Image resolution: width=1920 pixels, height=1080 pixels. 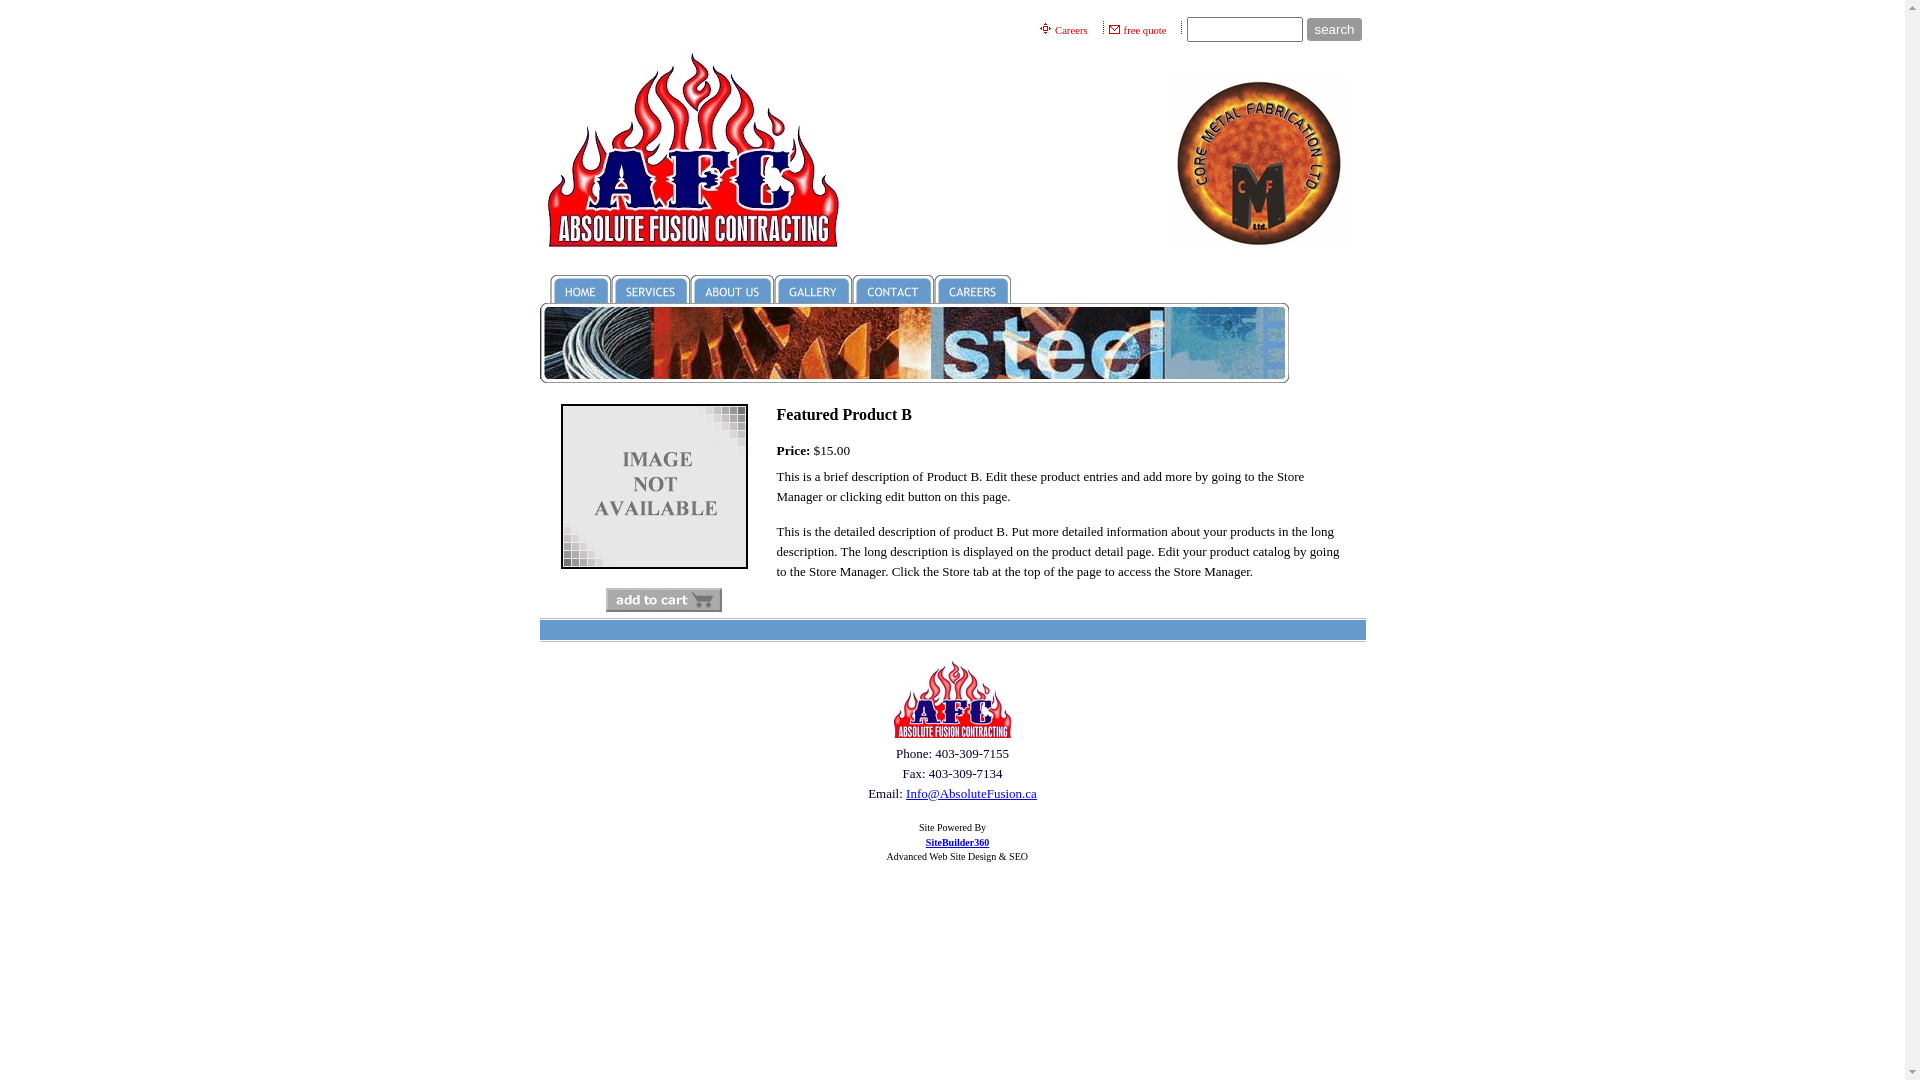 What do you see at coordinates (1071, 30) in the screenshot?
I see `'Careers'` at bounding box center [1071, 30].